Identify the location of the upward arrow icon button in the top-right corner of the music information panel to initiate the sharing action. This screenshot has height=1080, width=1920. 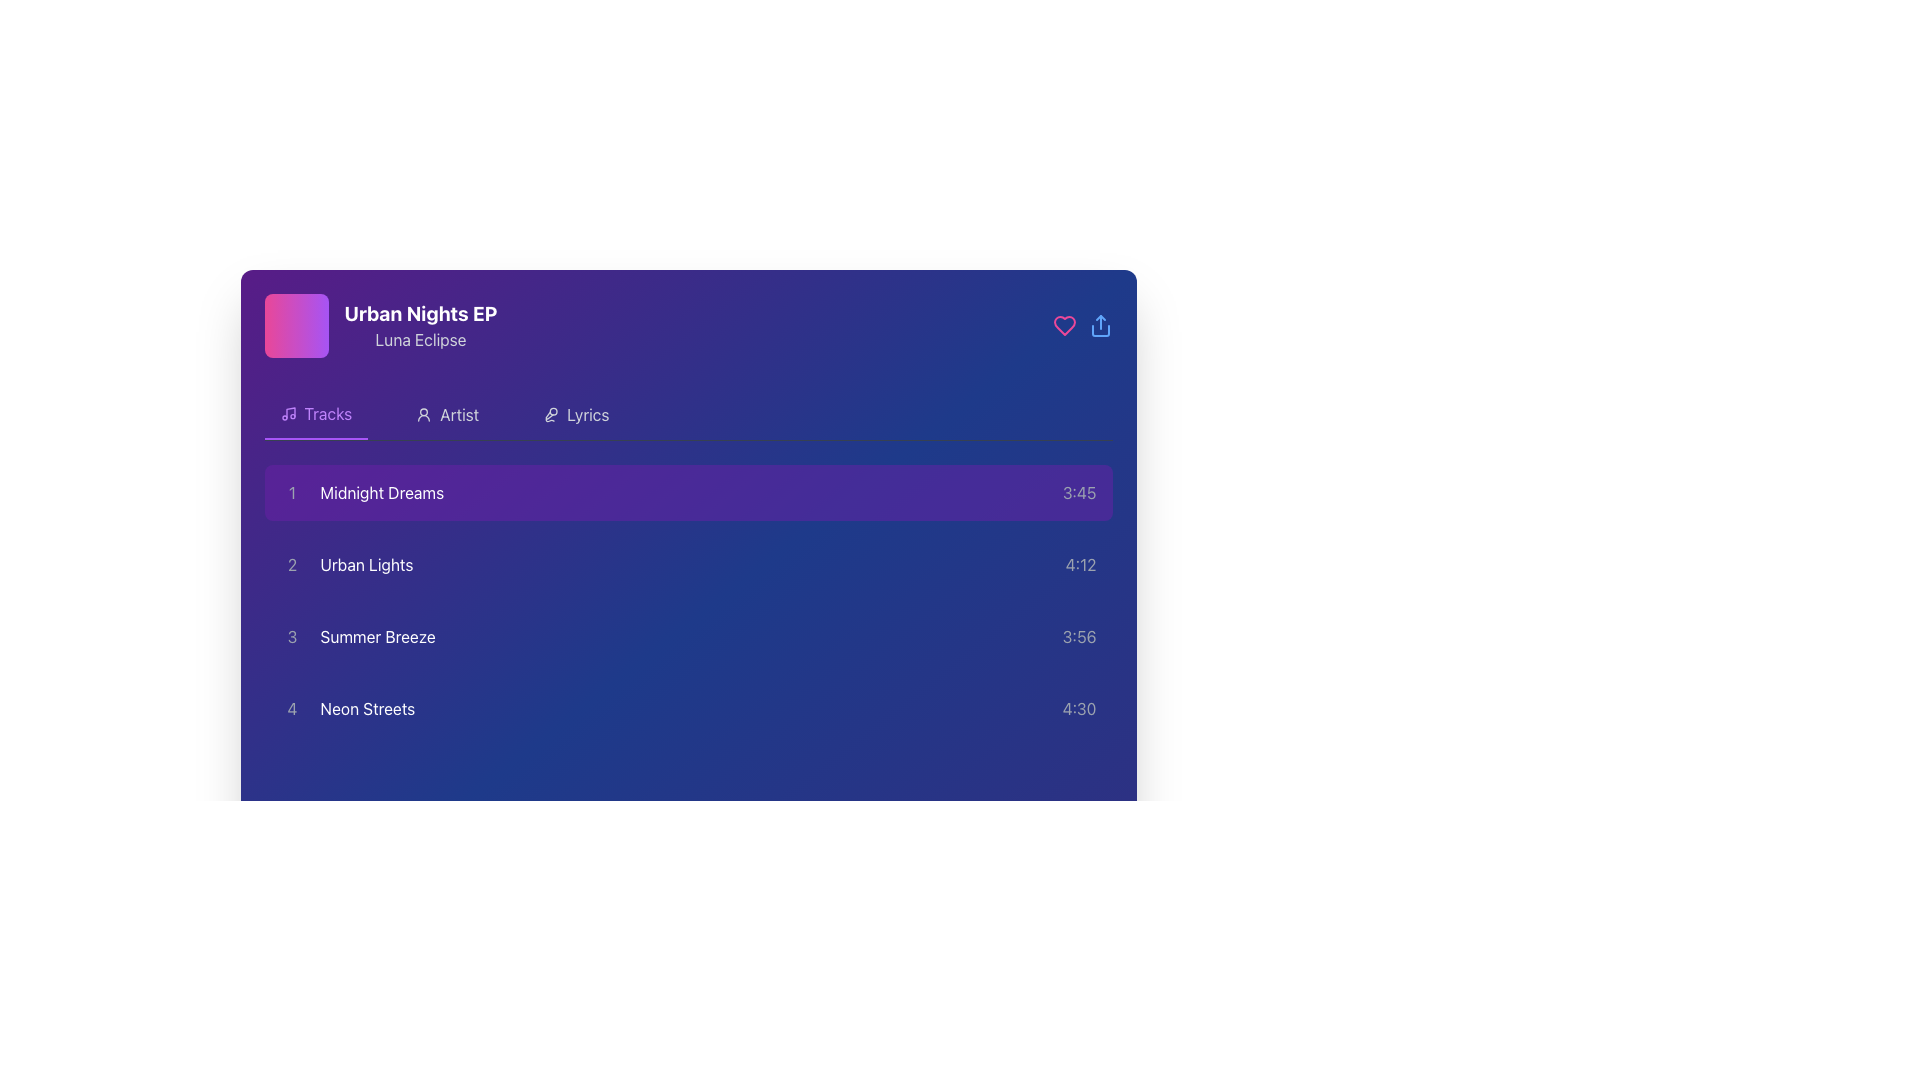
(1099, 325).